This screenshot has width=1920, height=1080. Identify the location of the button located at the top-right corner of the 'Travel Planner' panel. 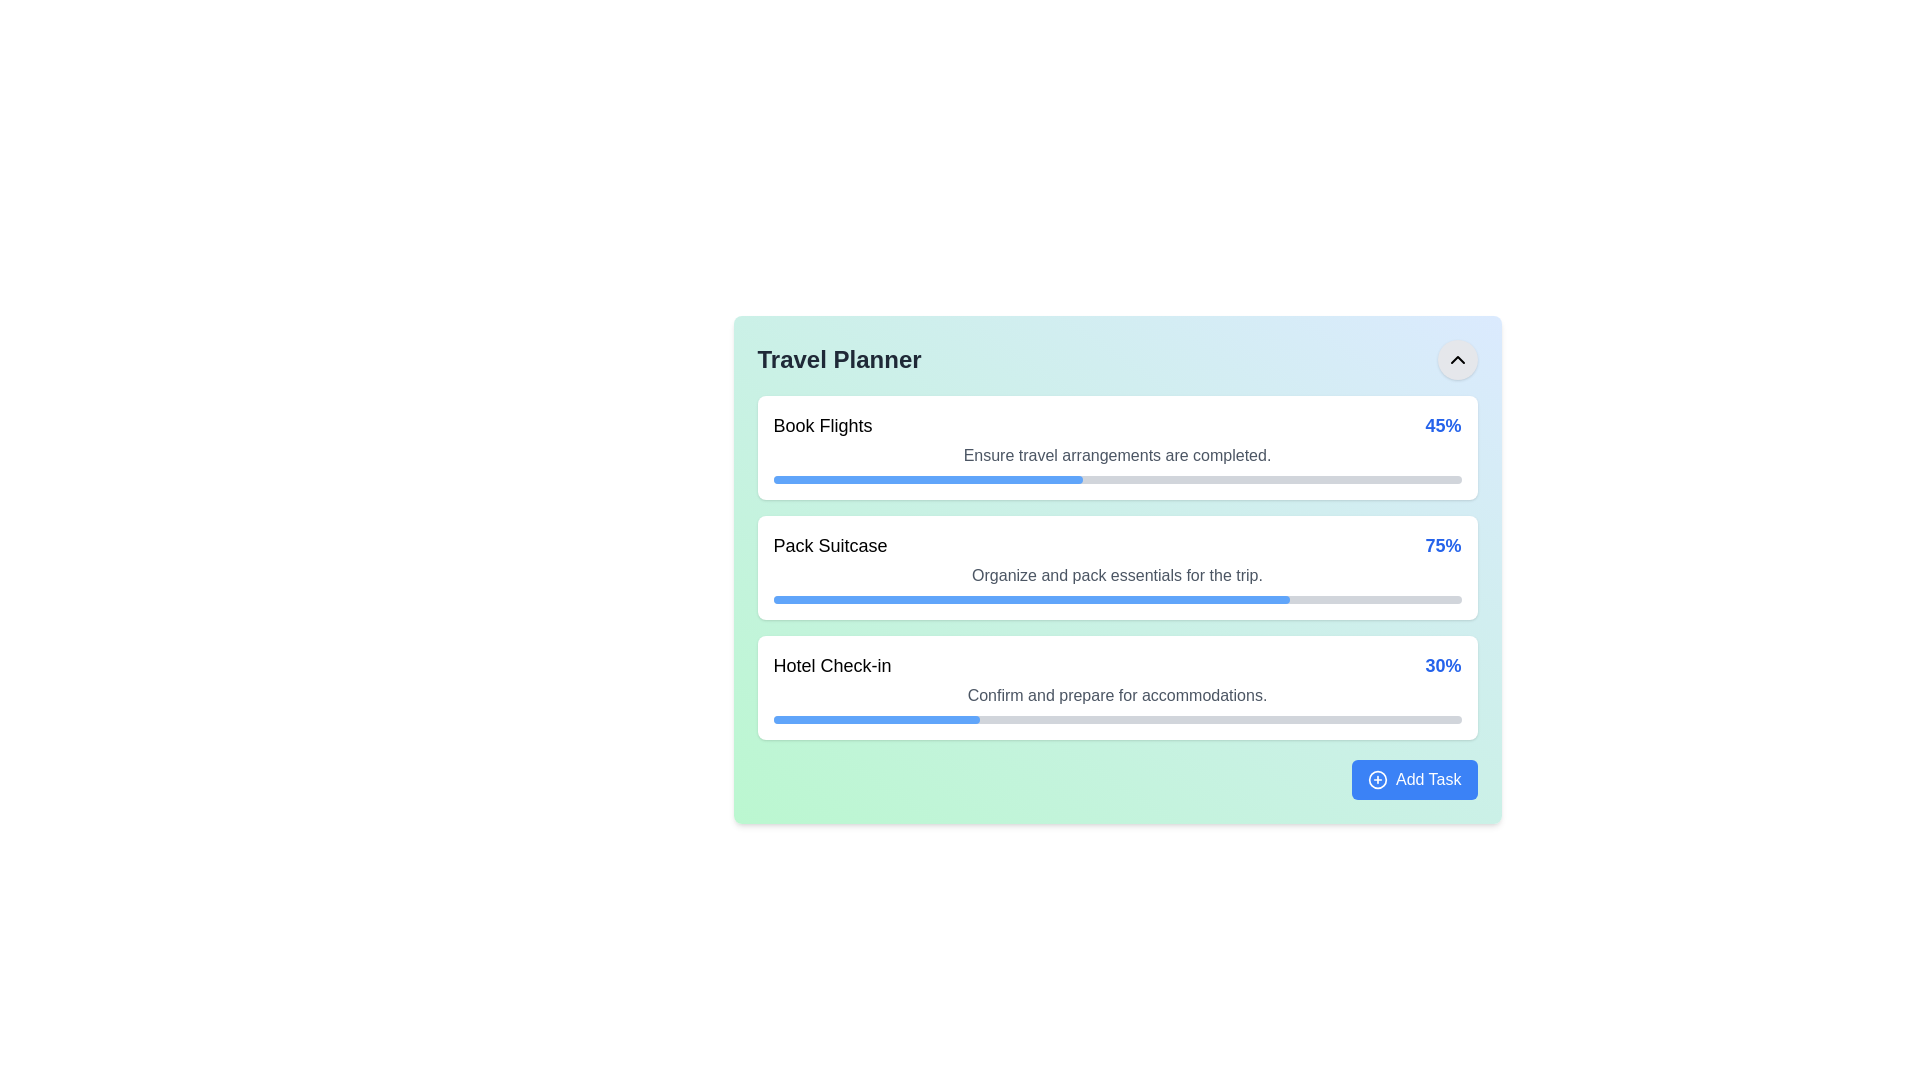
(1457, 358).